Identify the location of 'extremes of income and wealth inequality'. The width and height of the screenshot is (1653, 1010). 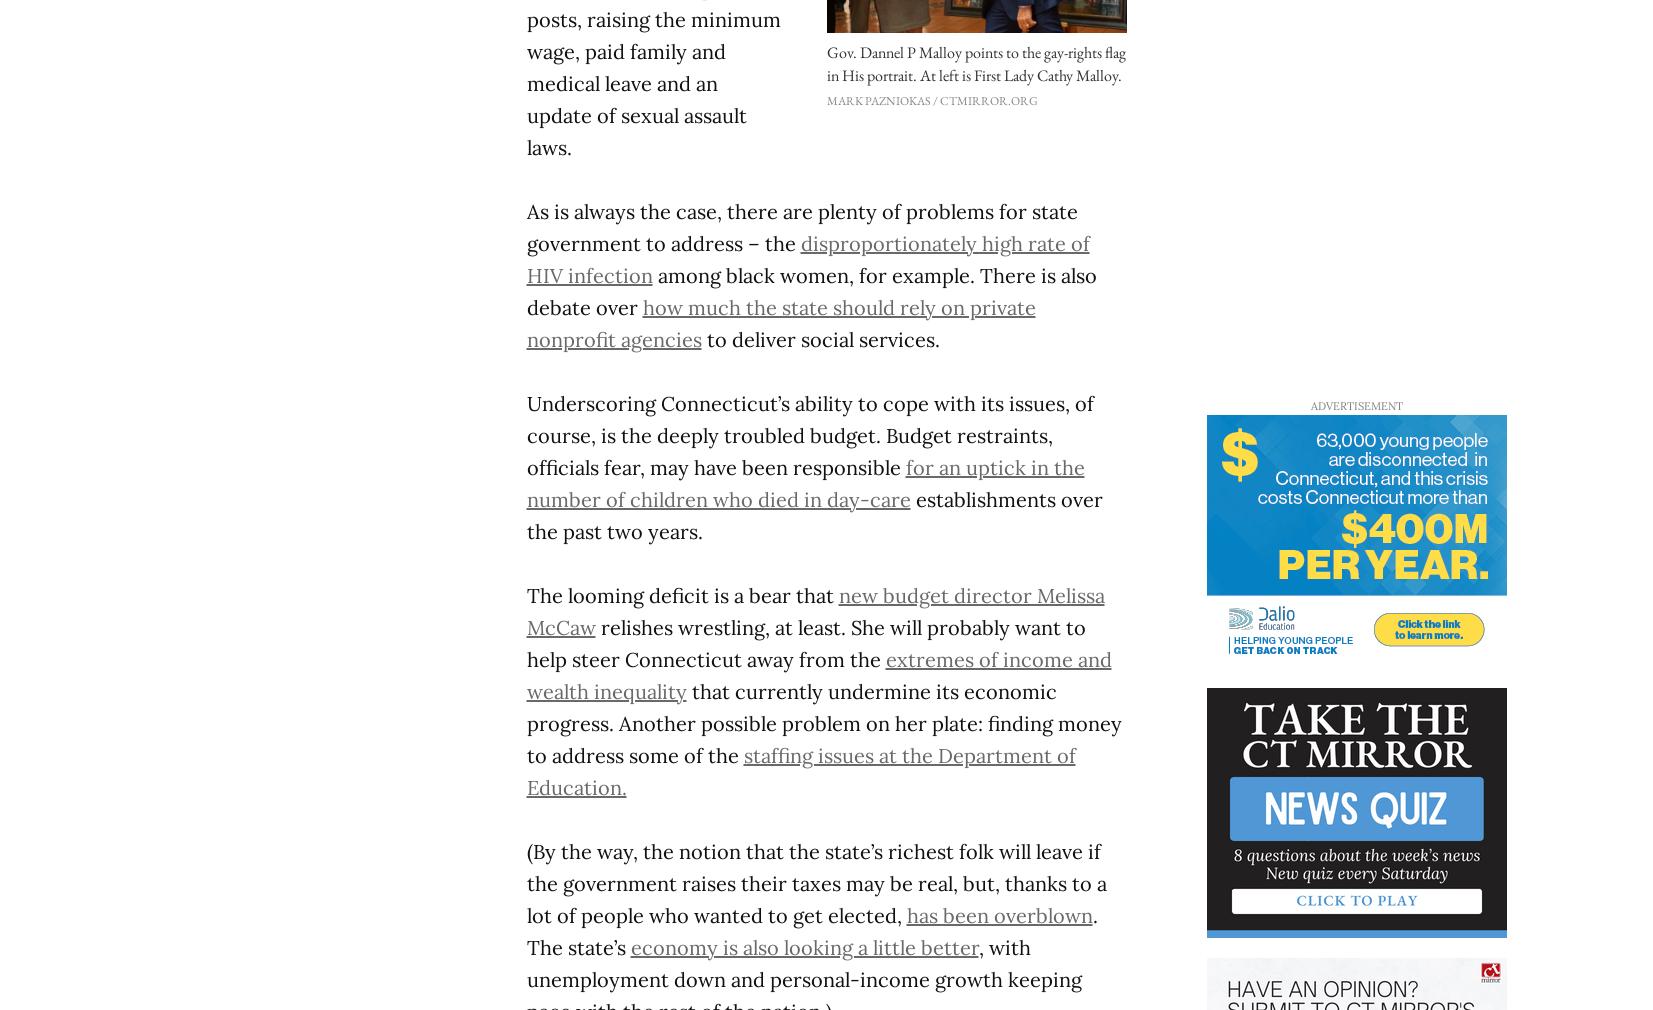
(817, 673).